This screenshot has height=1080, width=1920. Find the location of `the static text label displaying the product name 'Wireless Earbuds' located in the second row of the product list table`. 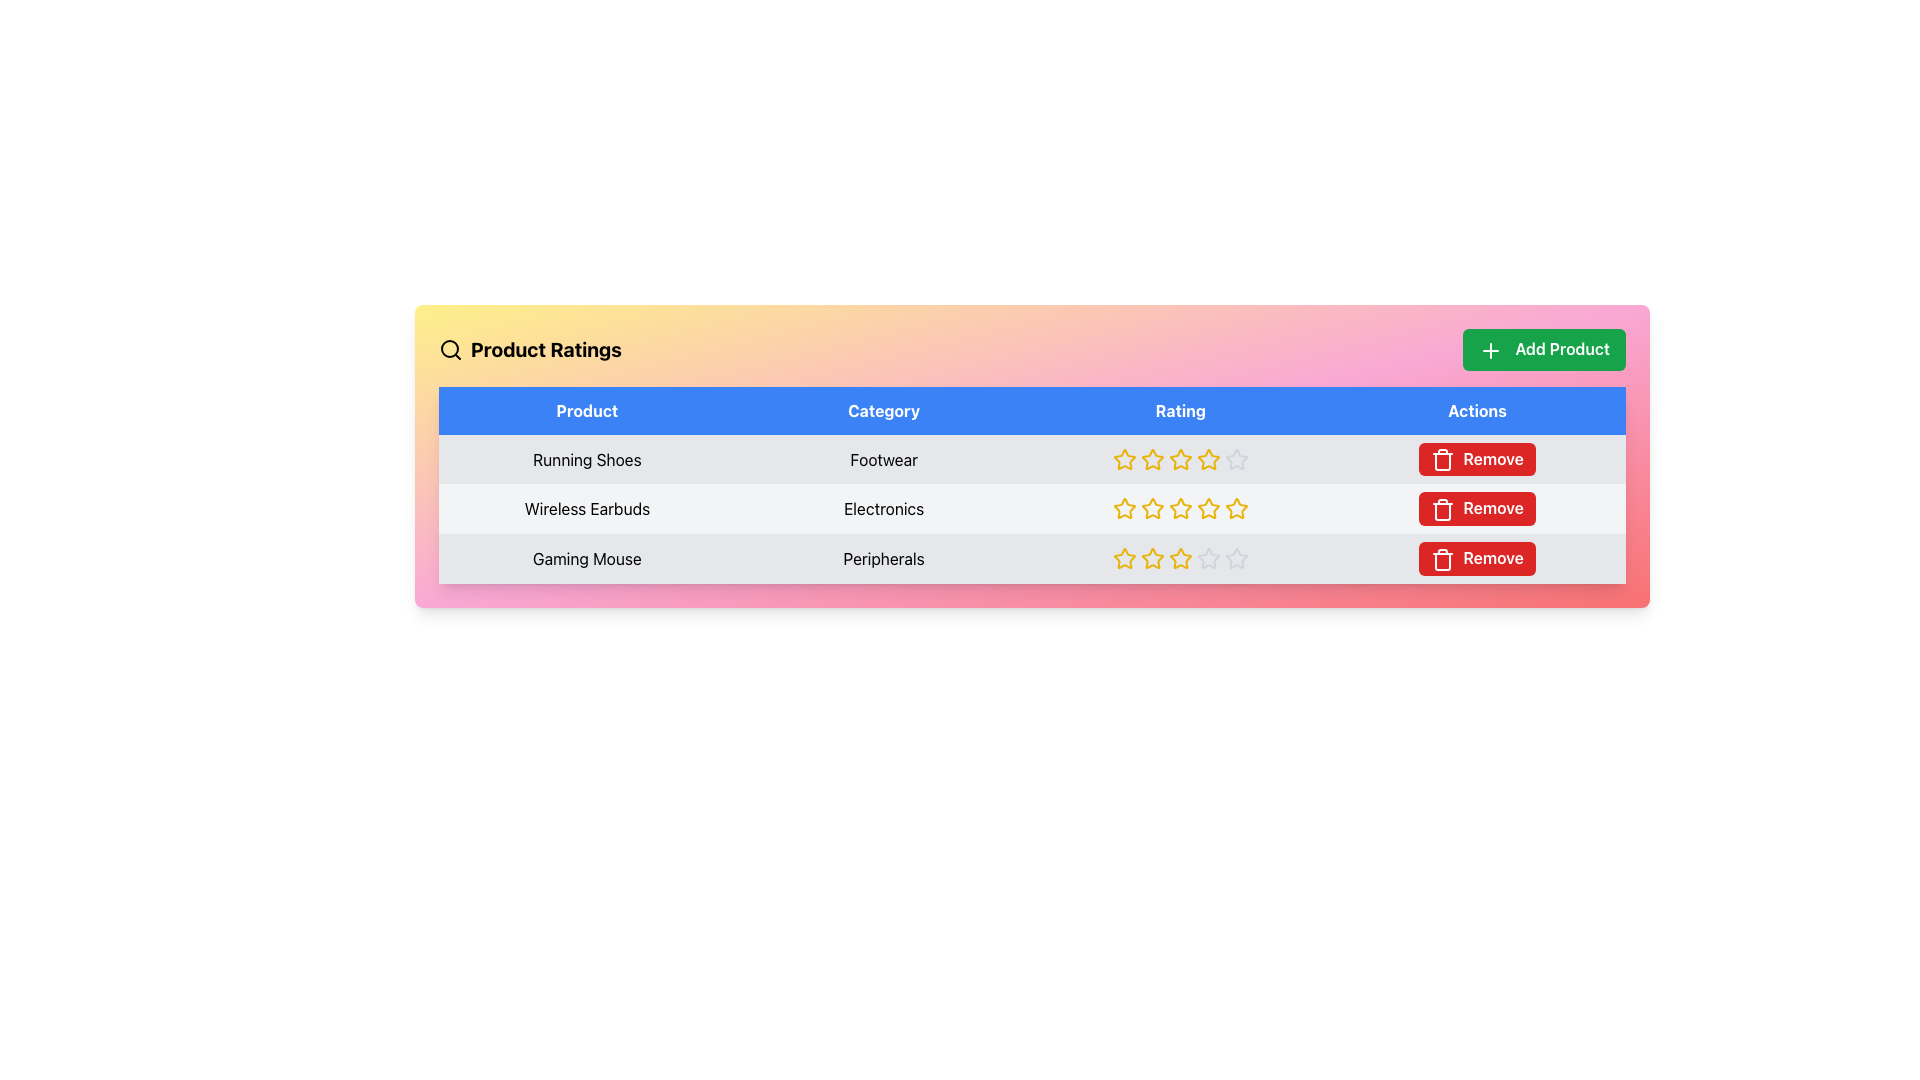

the static text label displaying the product name 'Wireless Earbuds' located in the second row of the product list table is located at coordinates (586, 508).